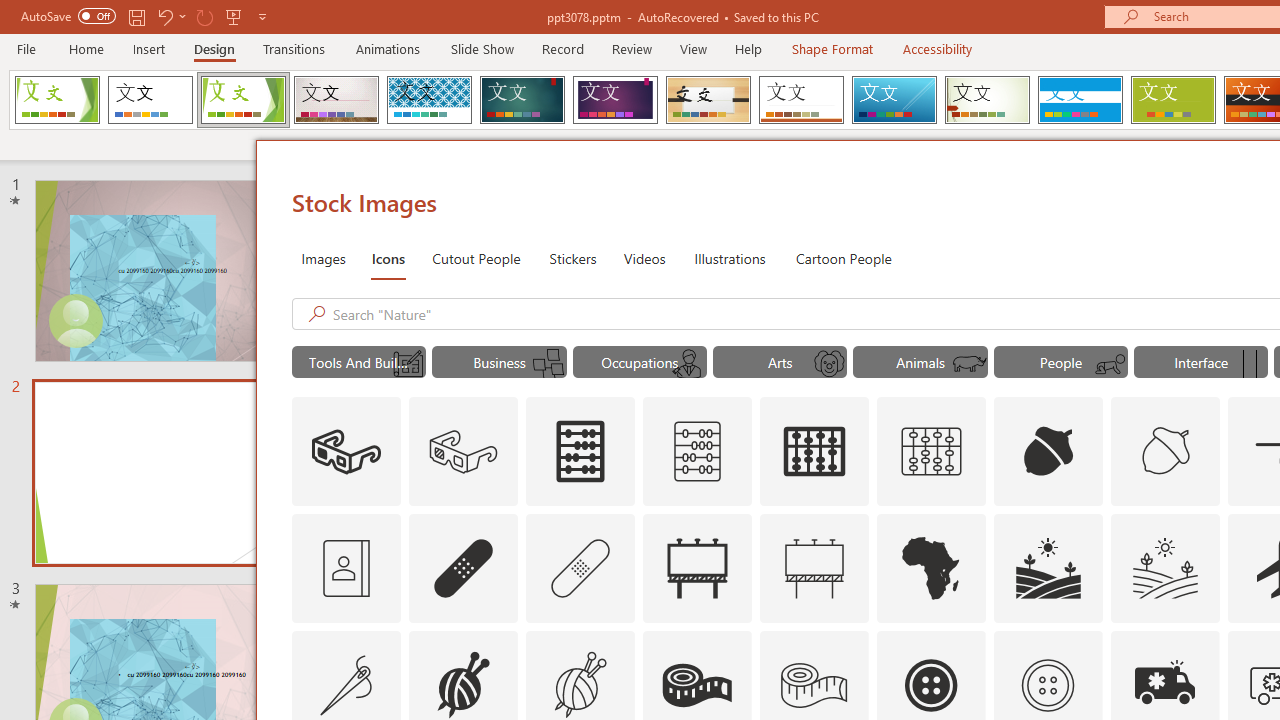  I want to click on 'Banded', so click(1079, 100).